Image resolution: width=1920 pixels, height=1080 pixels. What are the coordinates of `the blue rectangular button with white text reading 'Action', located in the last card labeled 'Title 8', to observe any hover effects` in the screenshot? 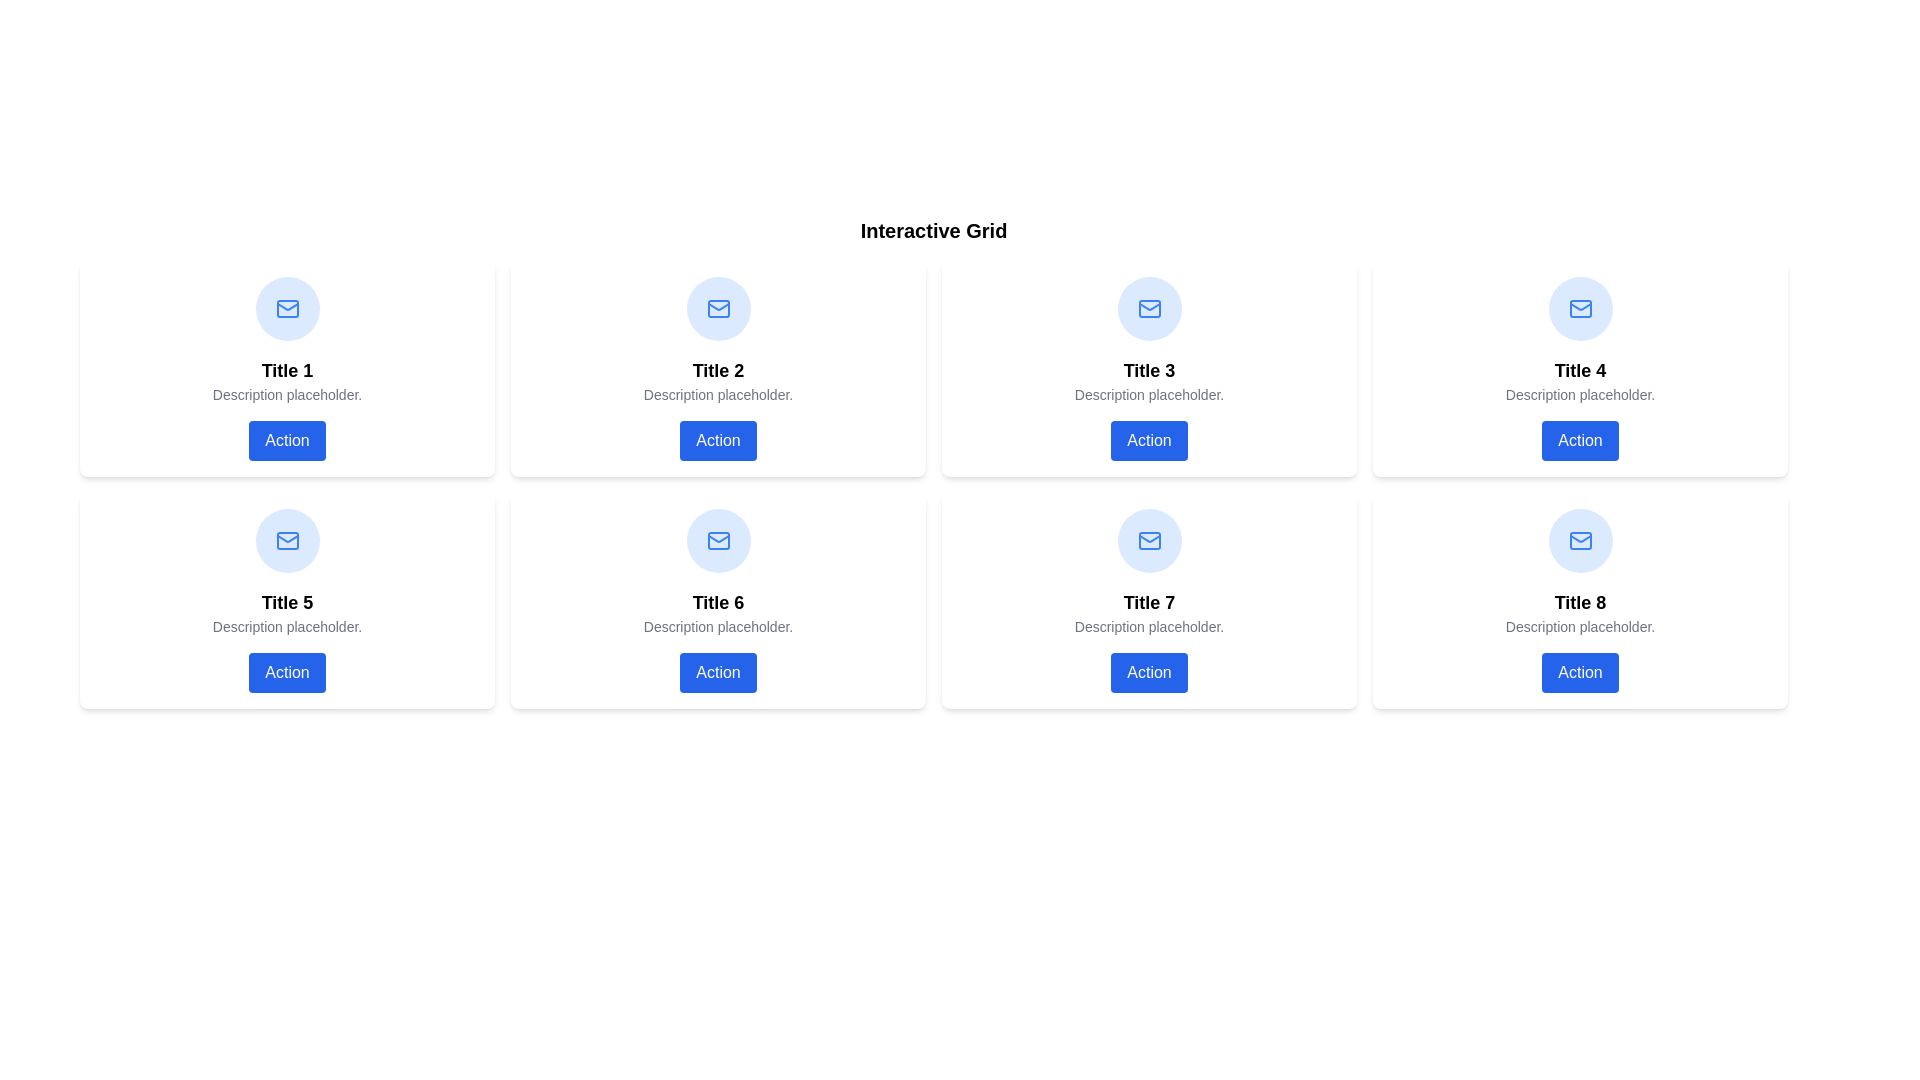 It's located at (1579, 672).